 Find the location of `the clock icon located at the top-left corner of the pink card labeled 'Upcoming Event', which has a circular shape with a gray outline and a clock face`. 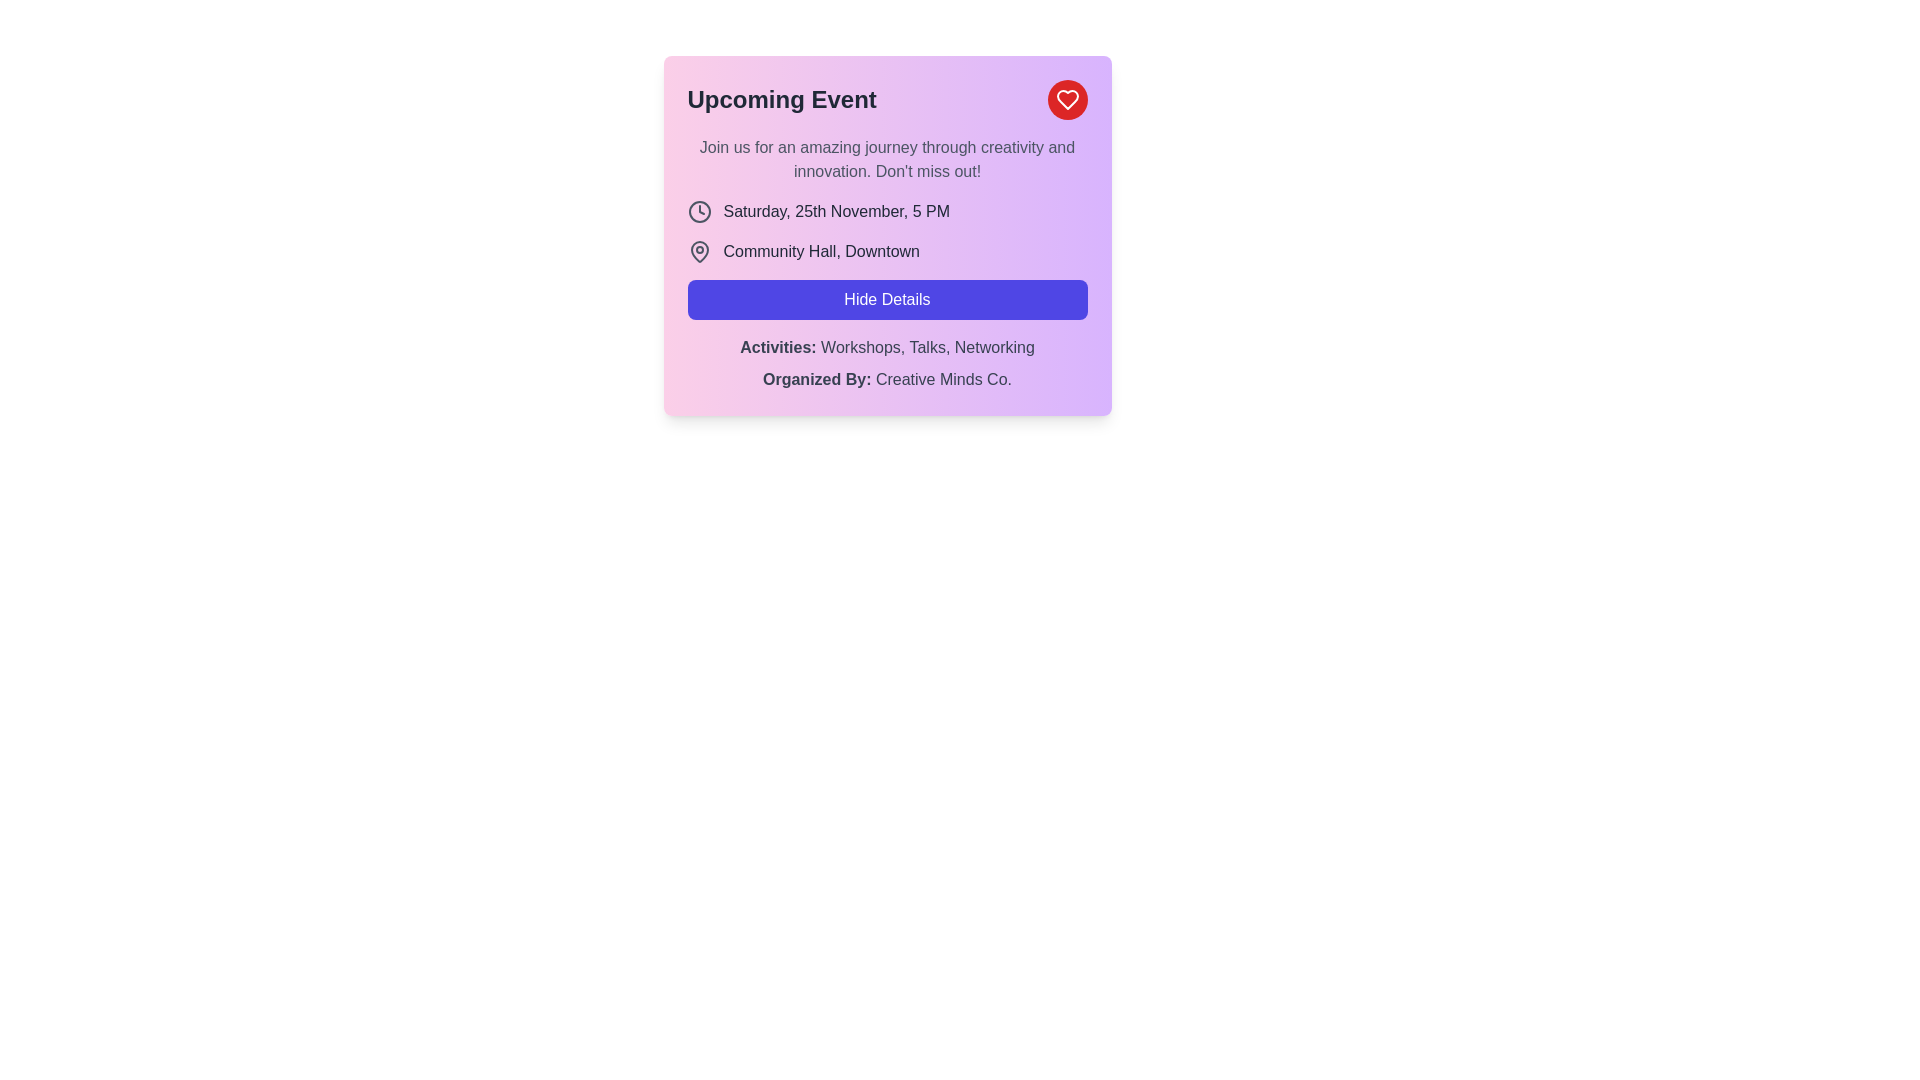

the clock icon located at the top-left corner of the pink card labeled 'Upcoming Event', which has a circular shape with a gray outline and a clock face is located at coordinates (699, 212).